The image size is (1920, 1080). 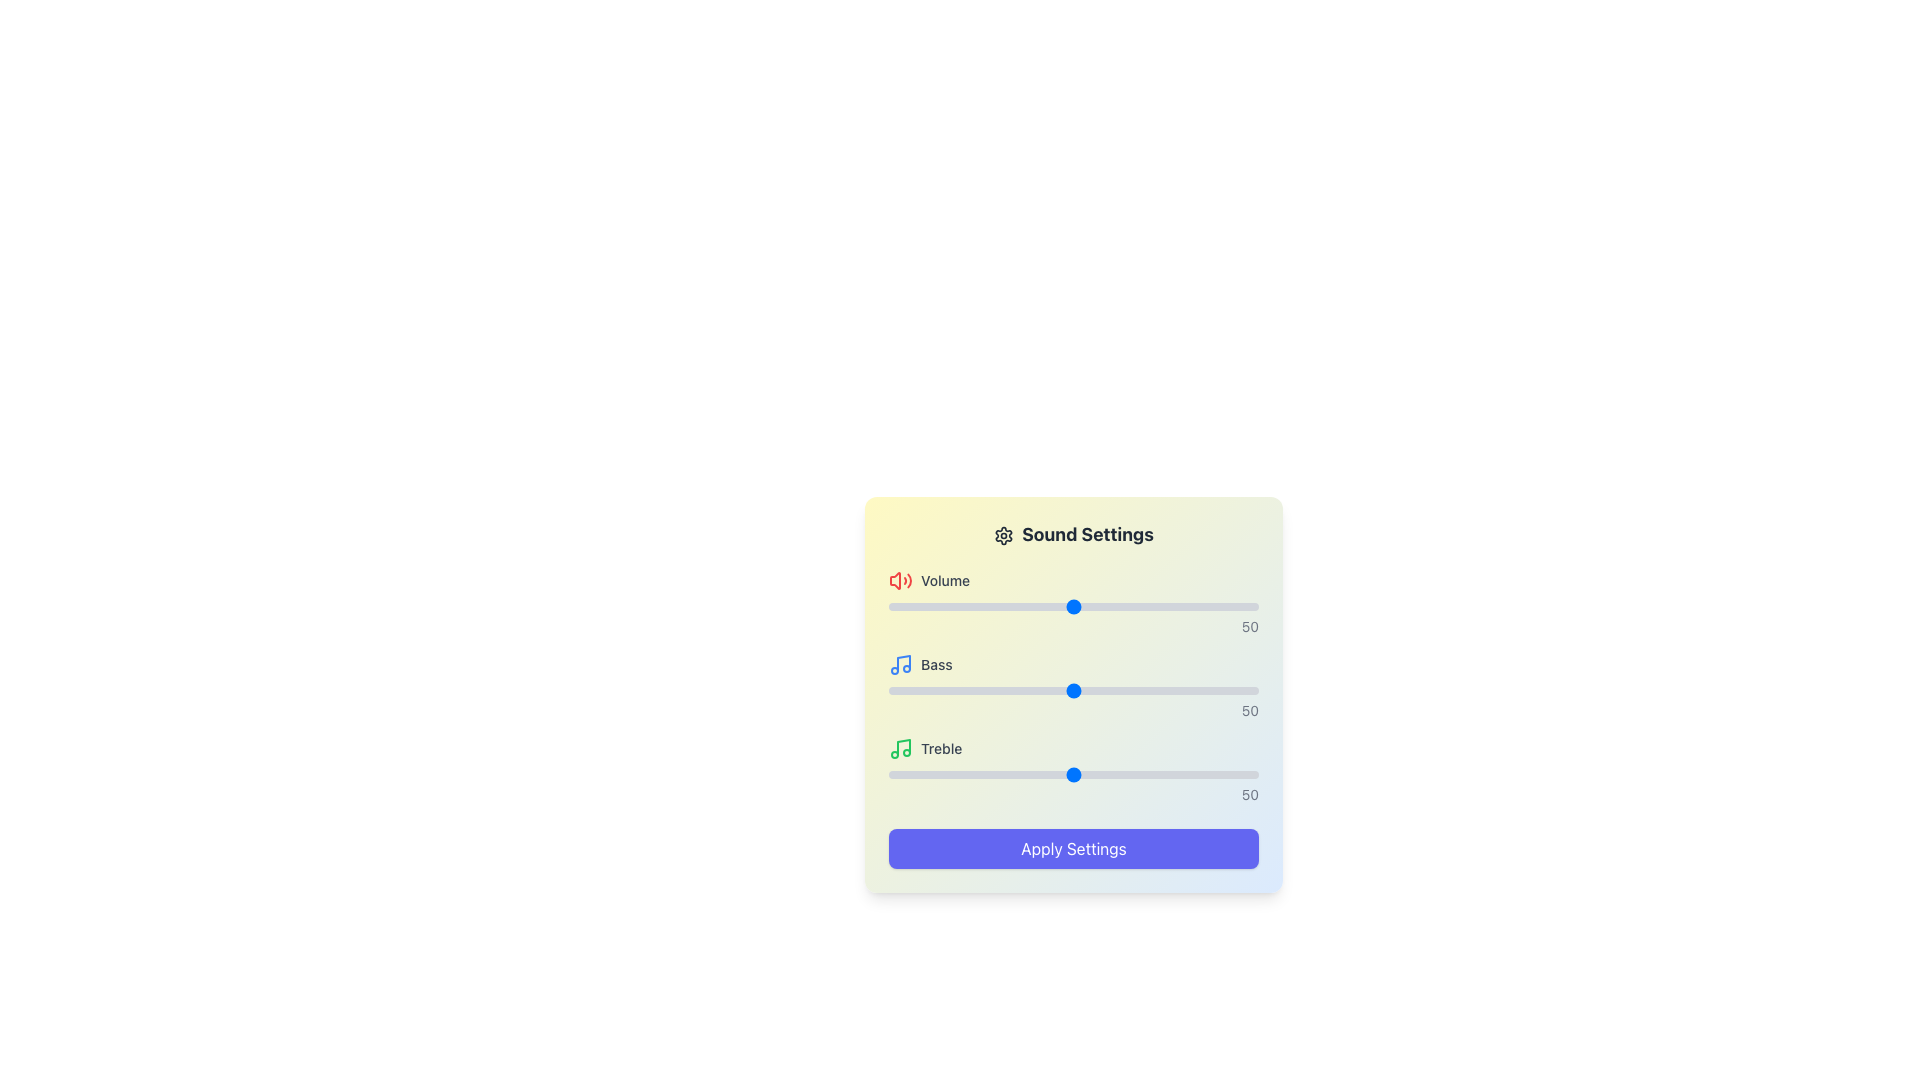 I want to click on treble, so click(x=1036, y=774).